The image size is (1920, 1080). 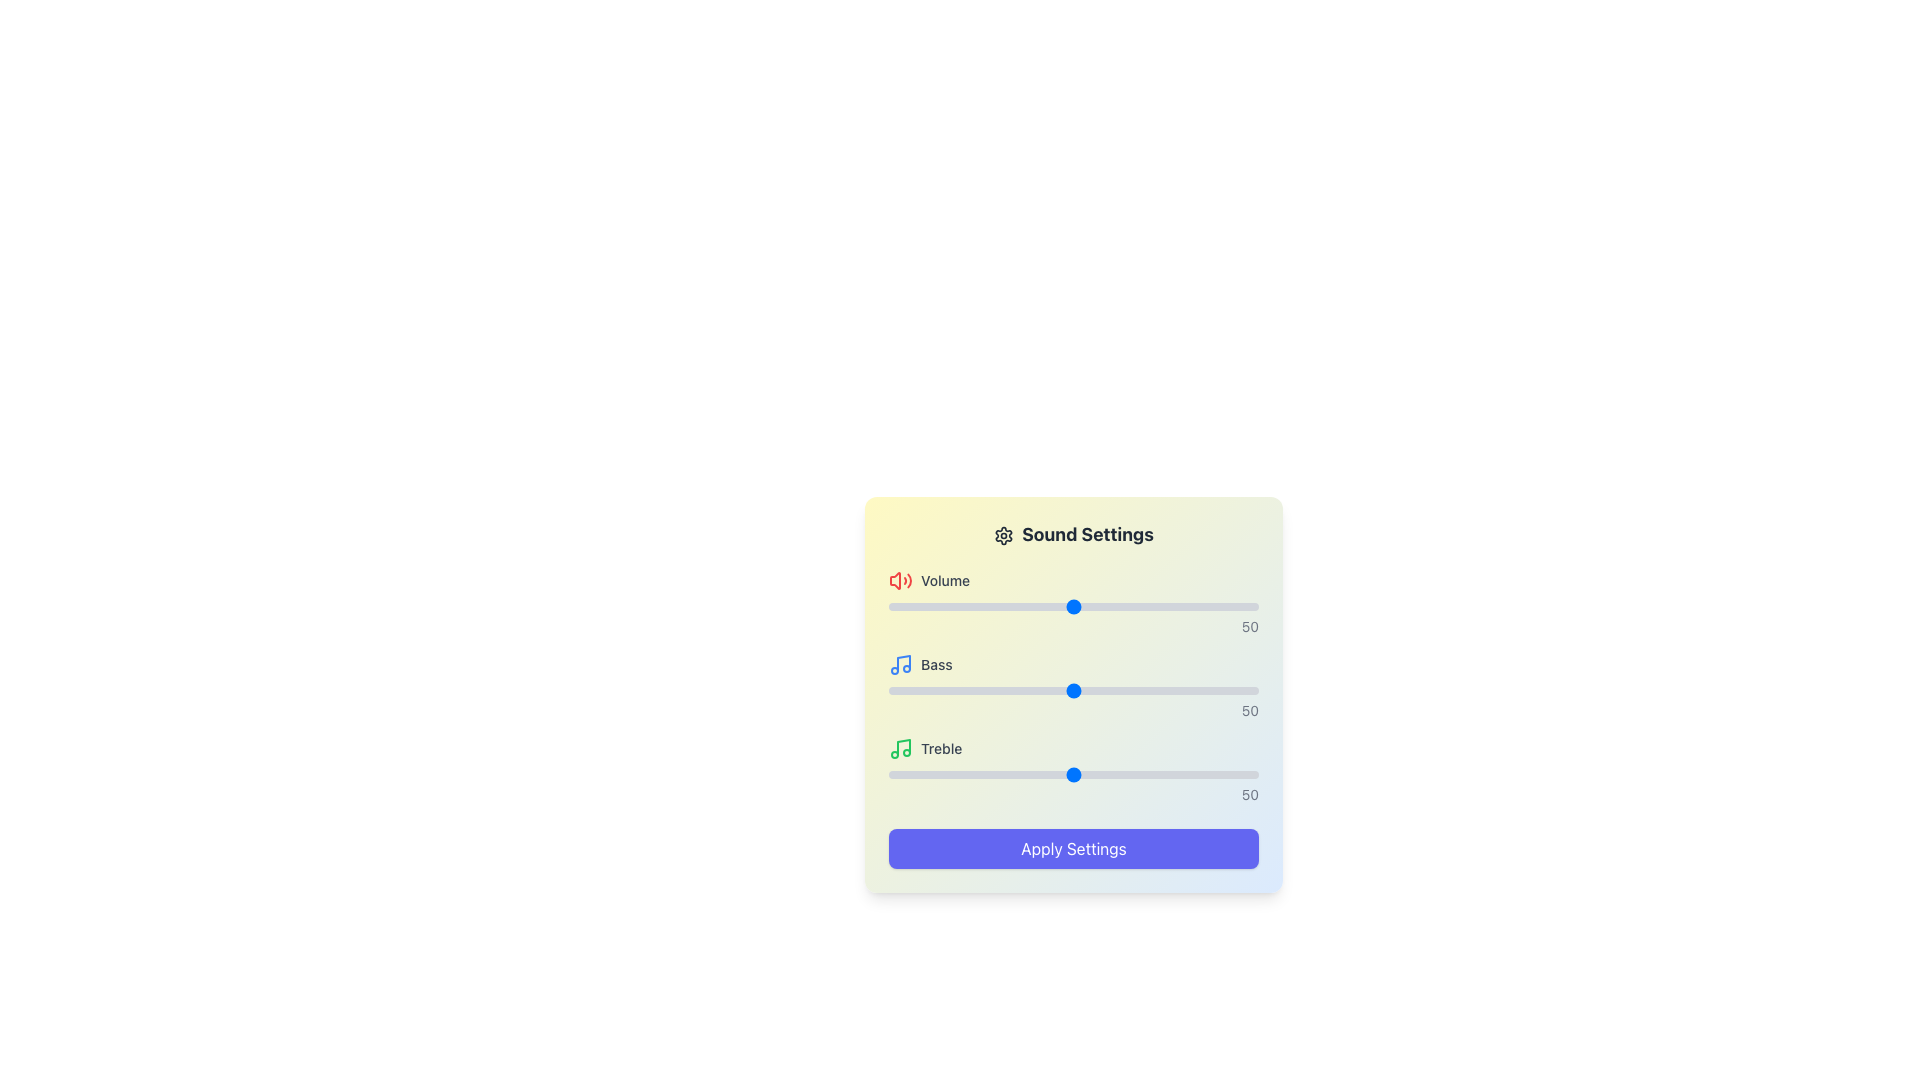 I want to click on treble, so click(x=1036, y=774).